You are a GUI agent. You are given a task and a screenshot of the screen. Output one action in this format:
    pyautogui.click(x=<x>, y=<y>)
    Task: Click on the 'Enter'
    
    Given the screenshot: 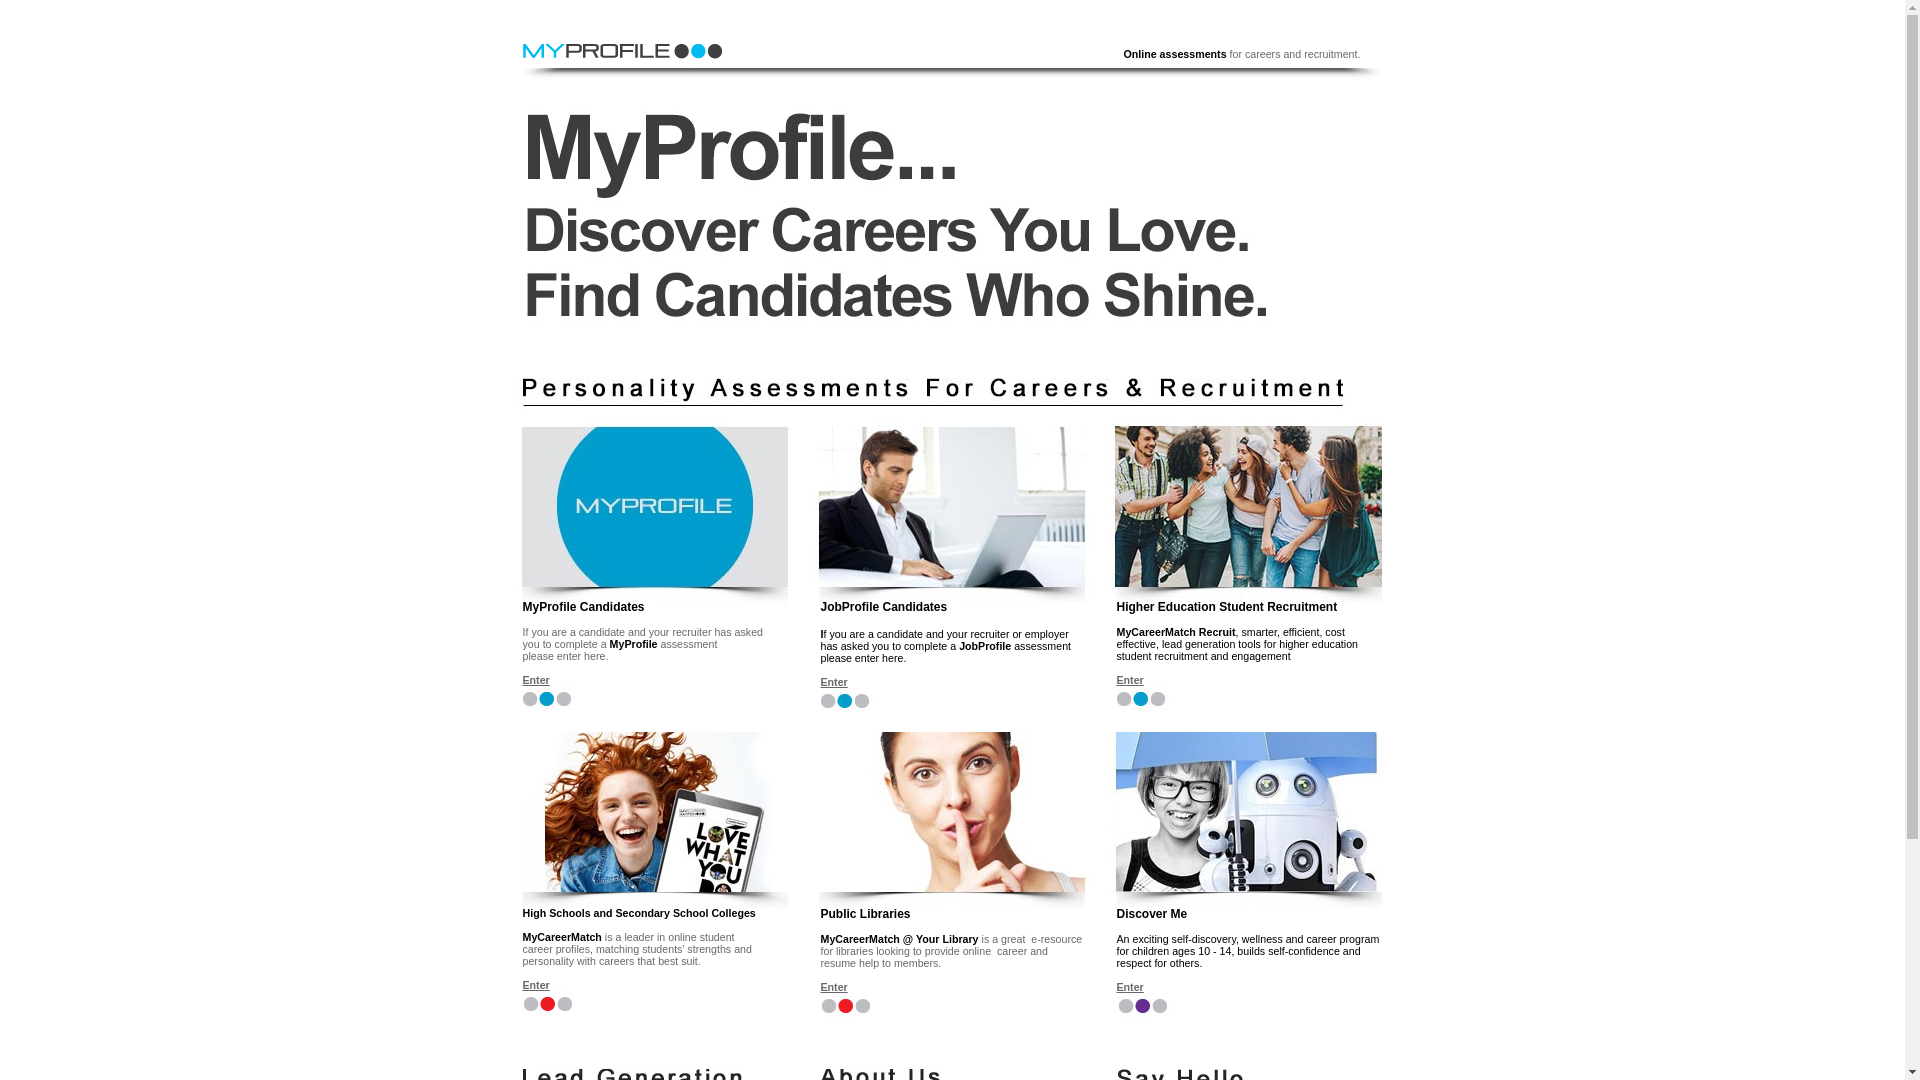 What is the action you would take?
    pyautogui.click(x=535, y=678)
    